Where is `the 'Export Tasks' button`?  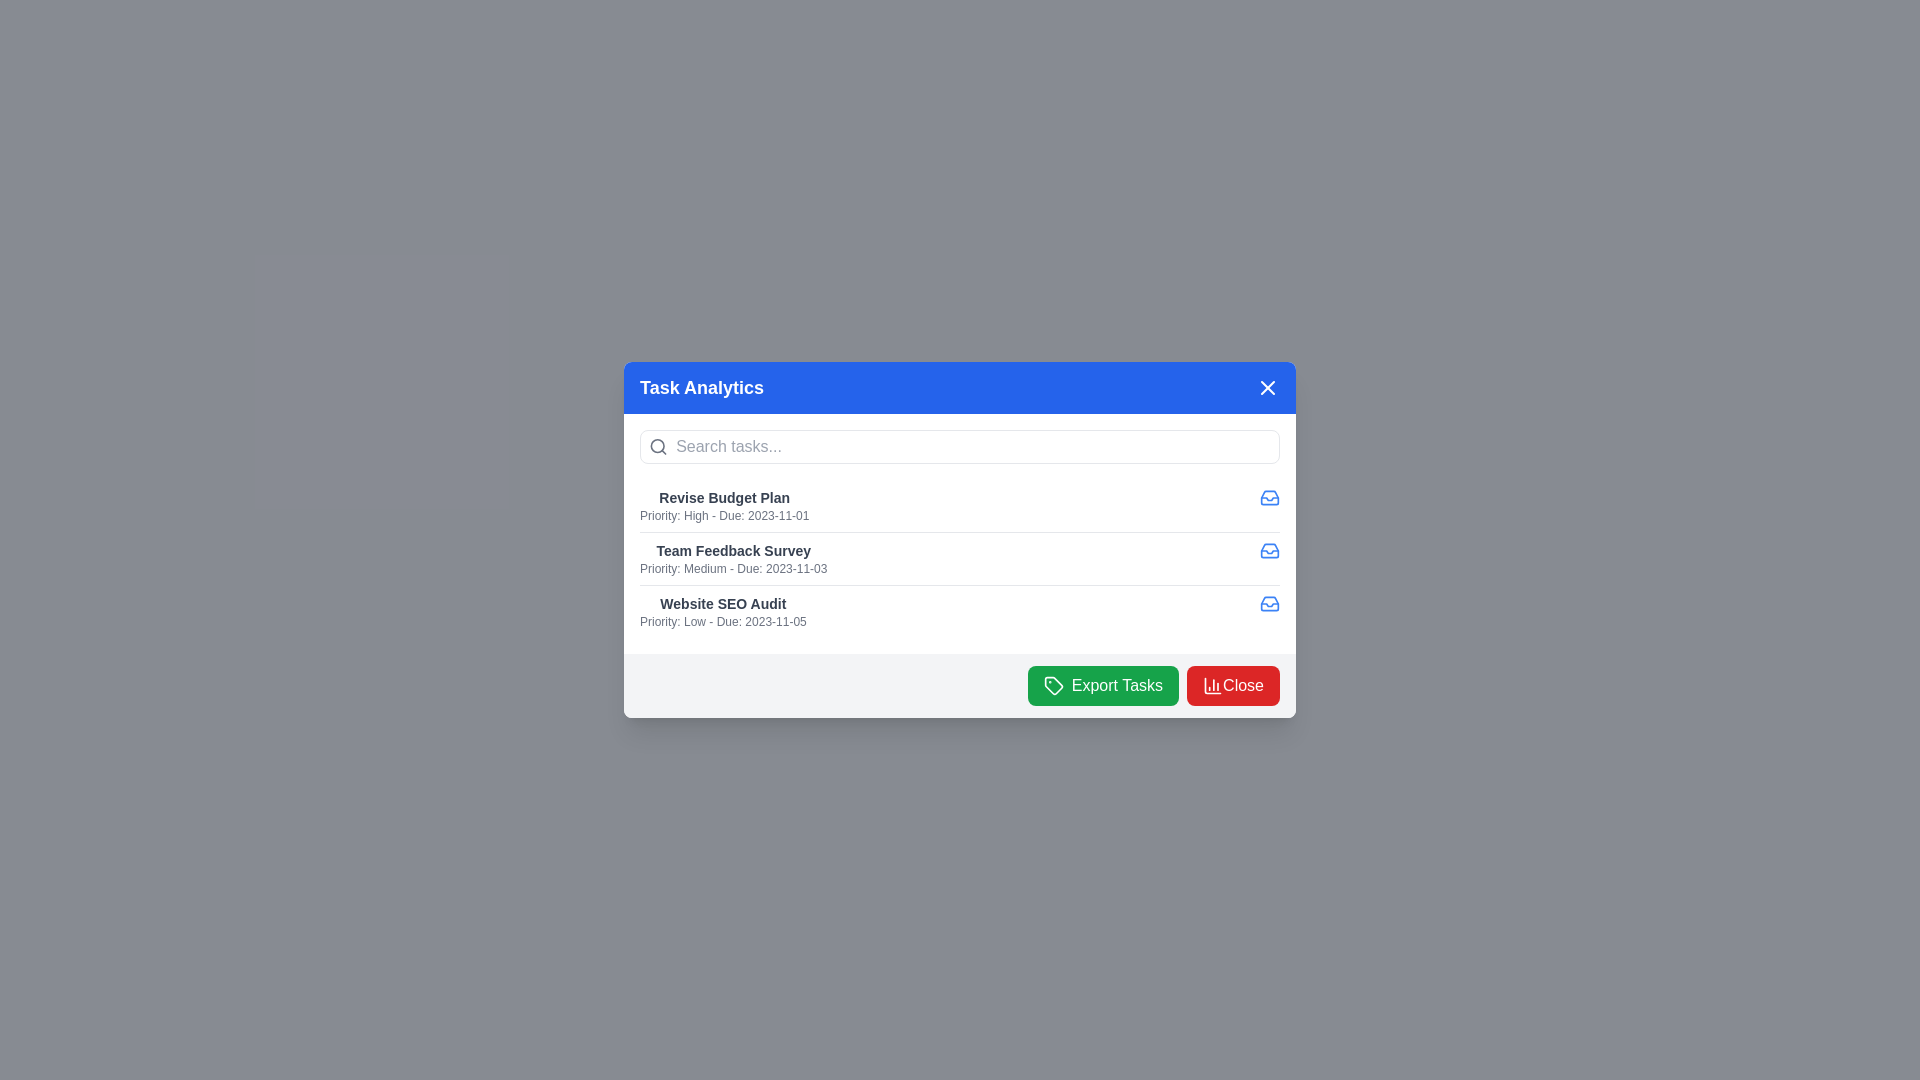
the 'Export Tasks' button is located at coordinates (1102, 685).